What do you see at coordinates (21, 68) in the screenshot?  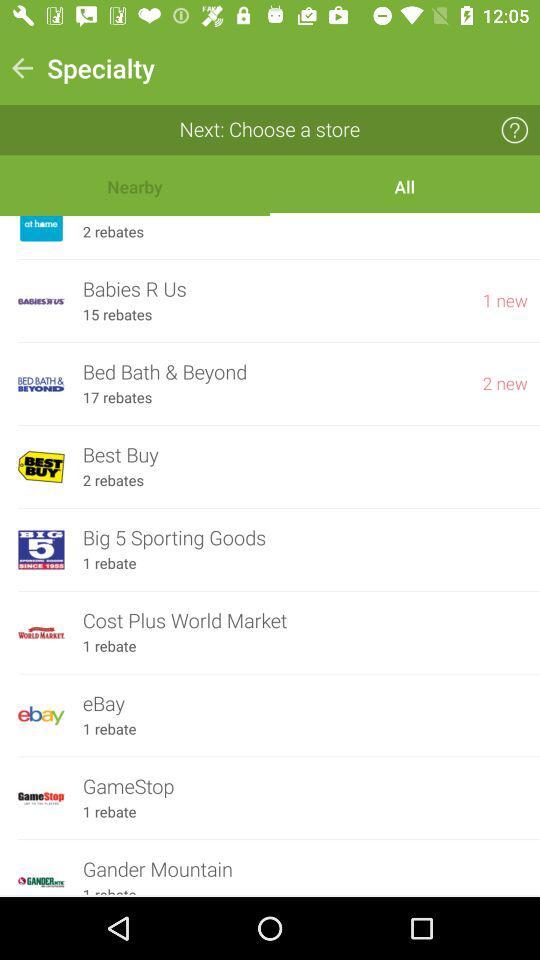 I see `back button` at bounding box center [21, 68].